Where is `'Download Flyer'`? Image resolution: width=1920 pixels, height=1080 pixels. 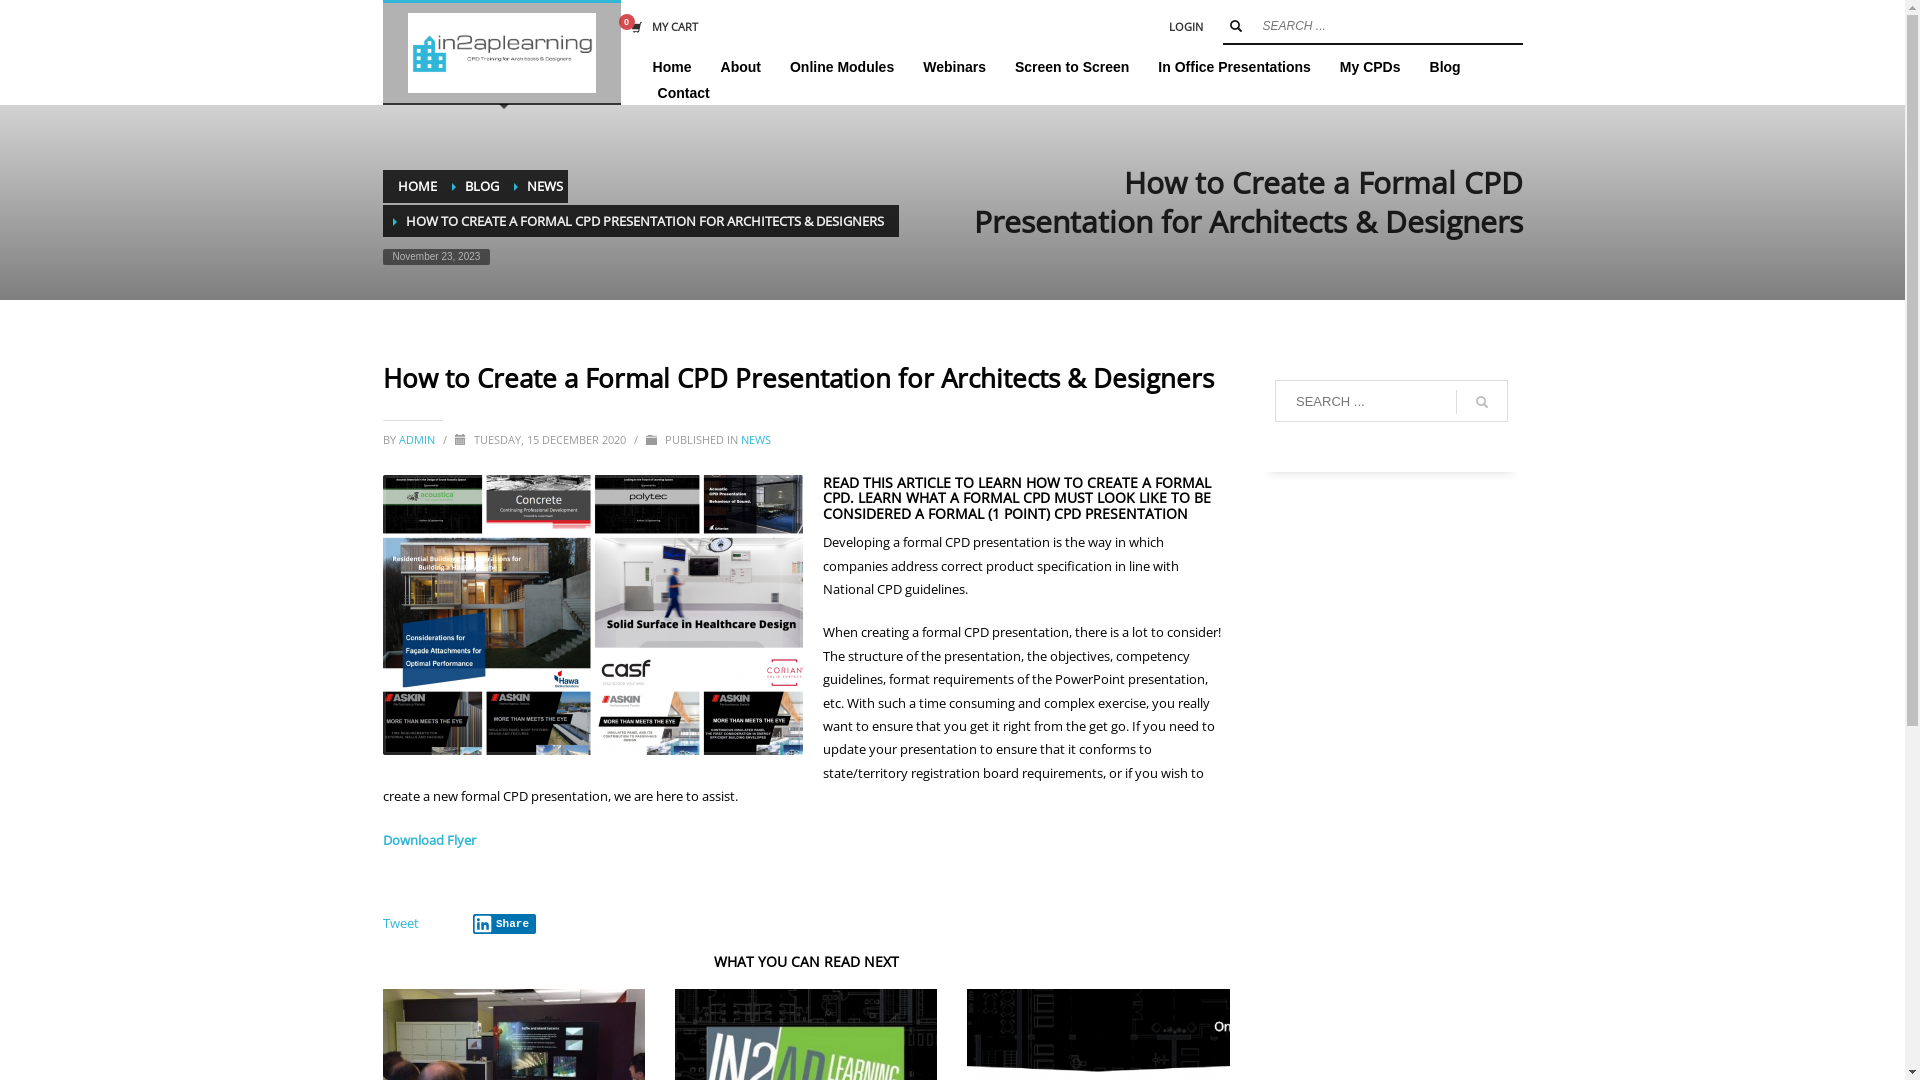
'Download Flyer' is located at coordinates (427, 840).